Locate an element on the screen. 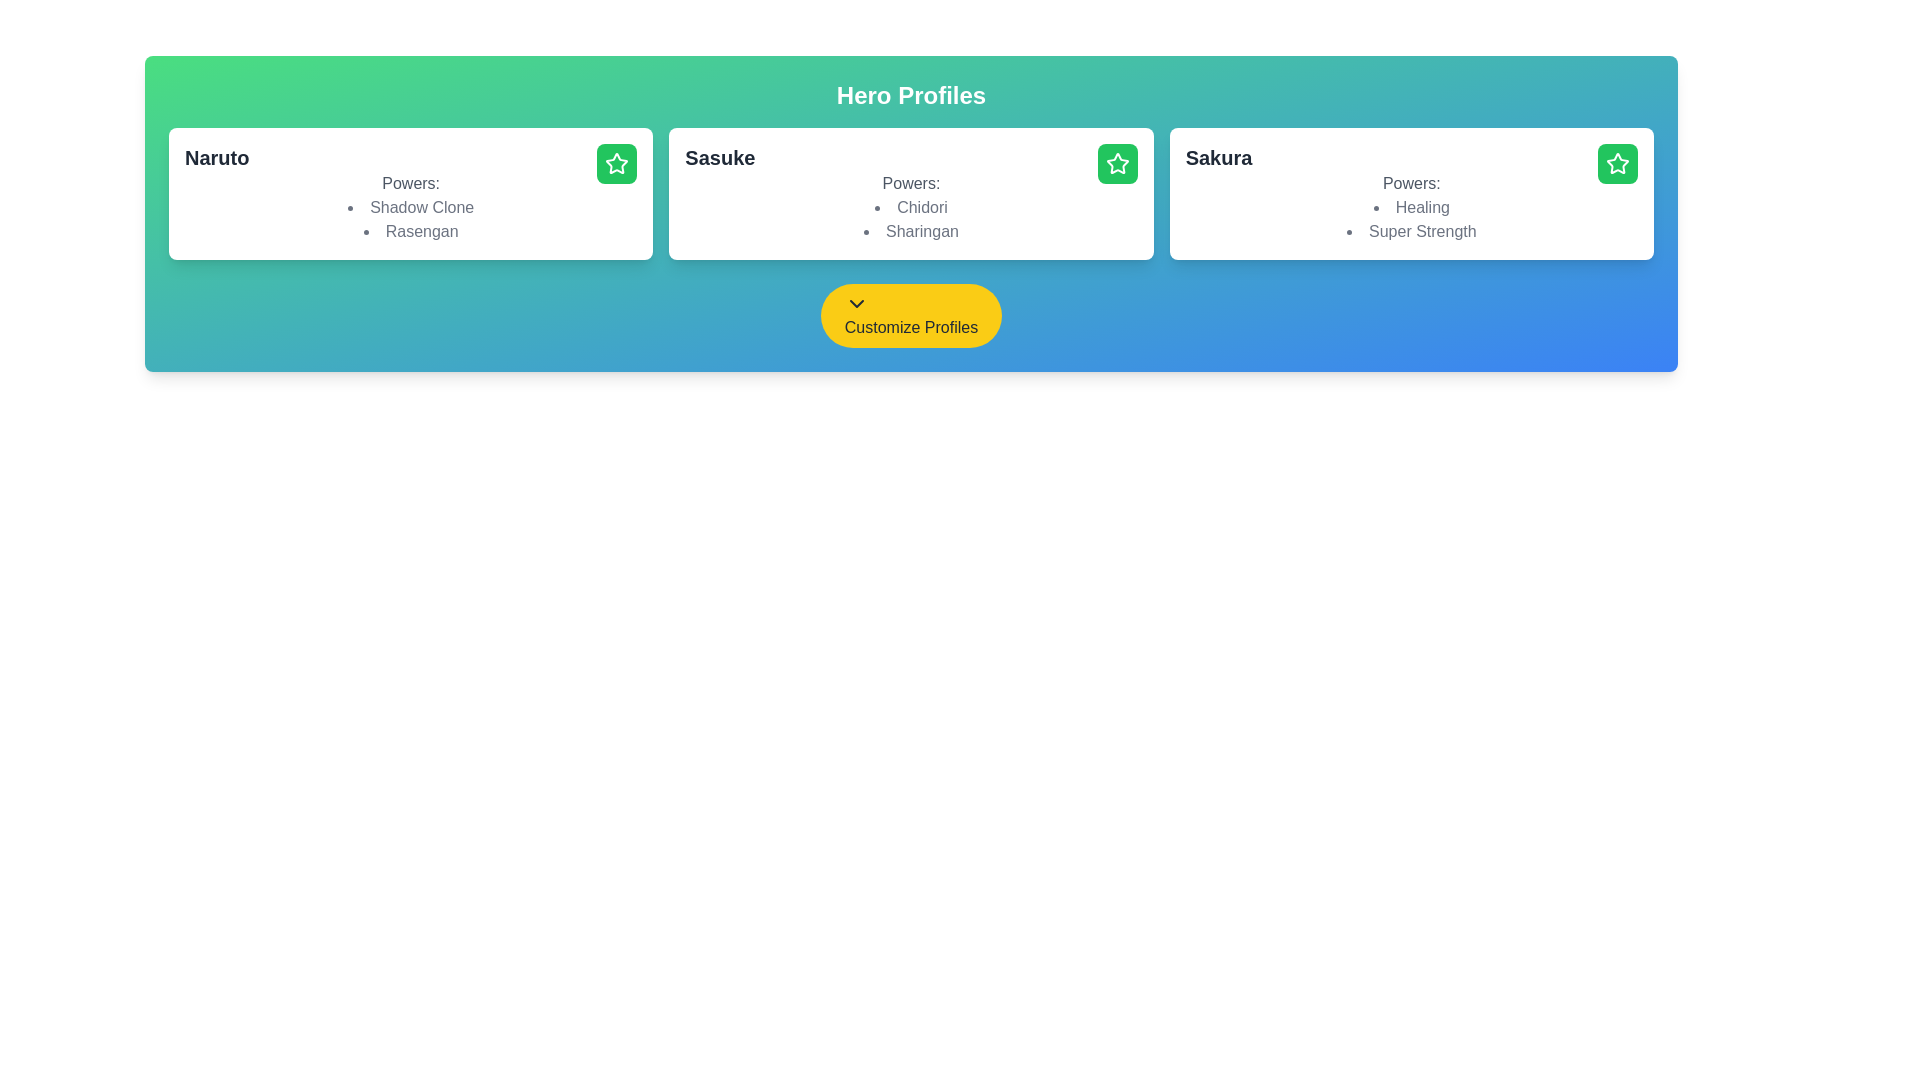 This screenshot has height=1080, width=1920. the star-shaped icon outlined in green located in the top-right corner of the 'Naruto' card is located at coordinates (616, 162).